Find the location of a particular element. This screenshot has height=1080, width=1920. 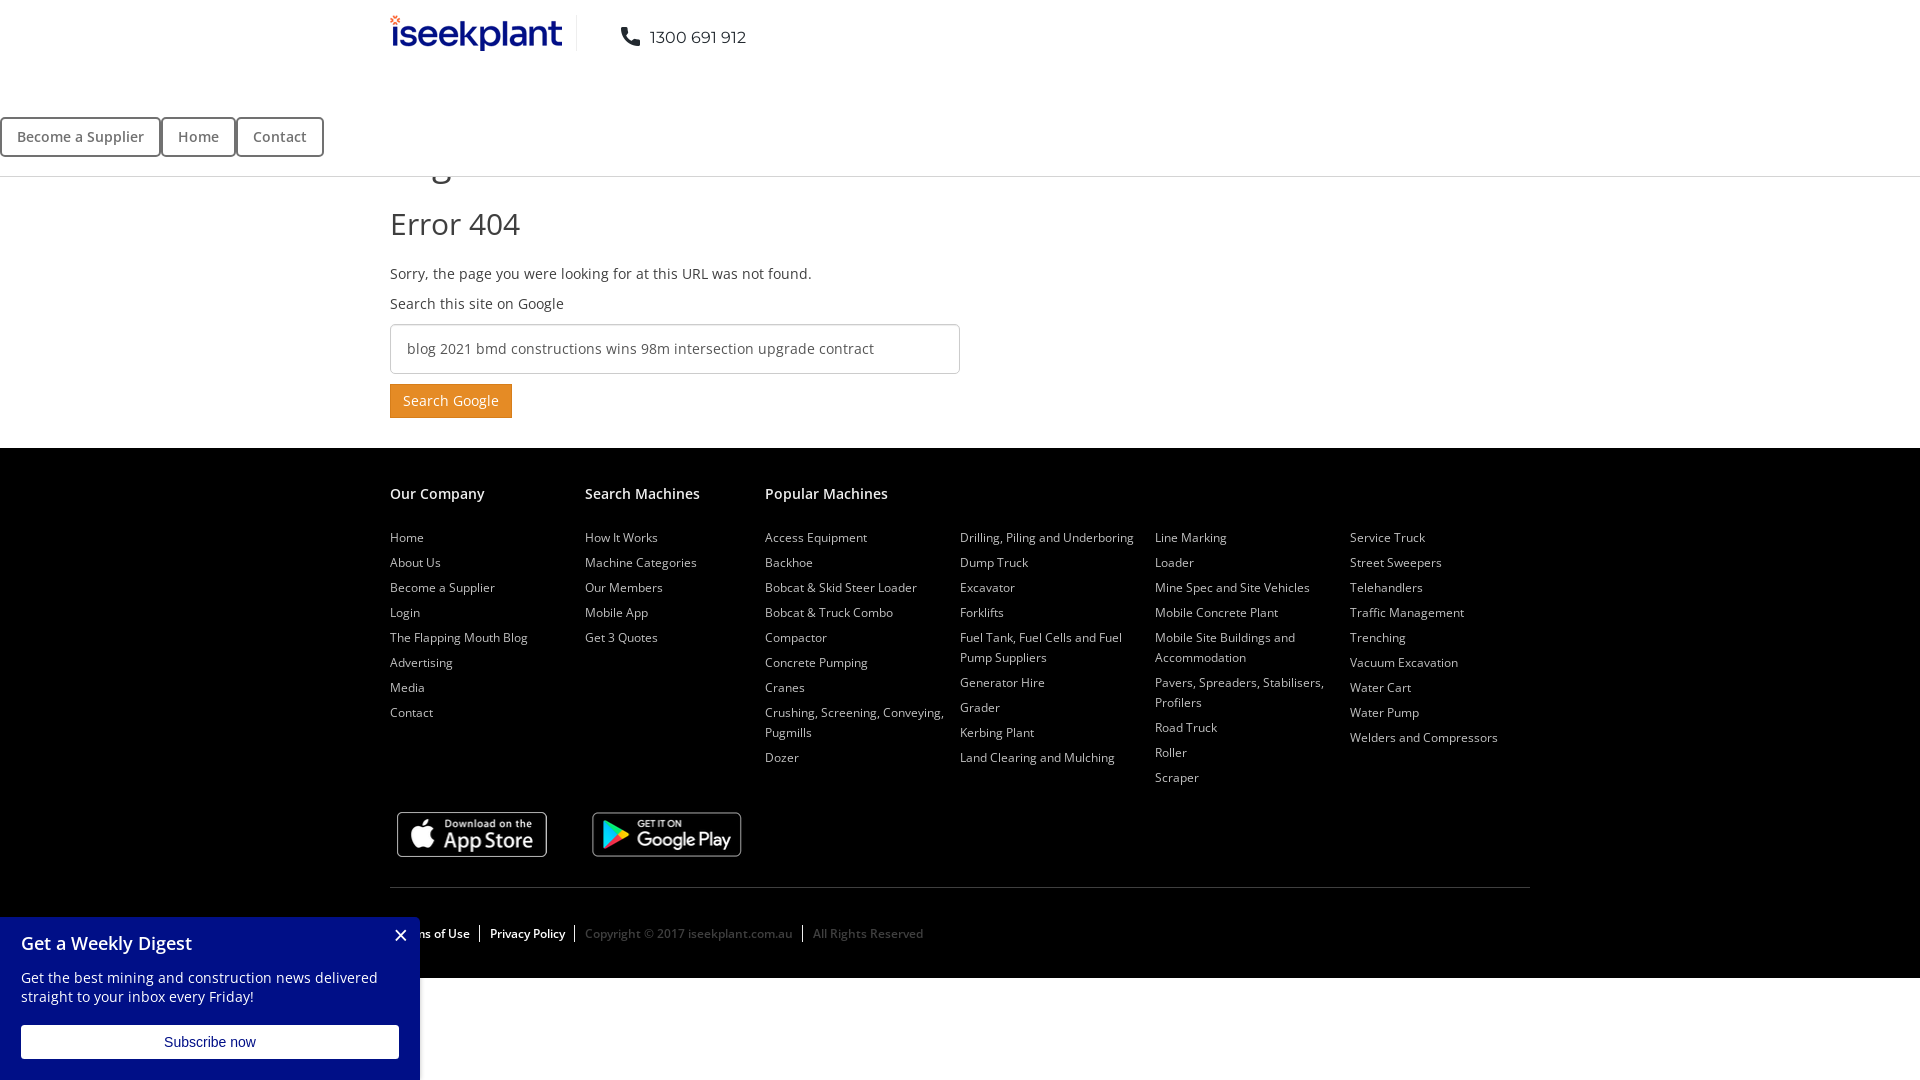

'GooglePlay' is located at coordinates (667, 834).